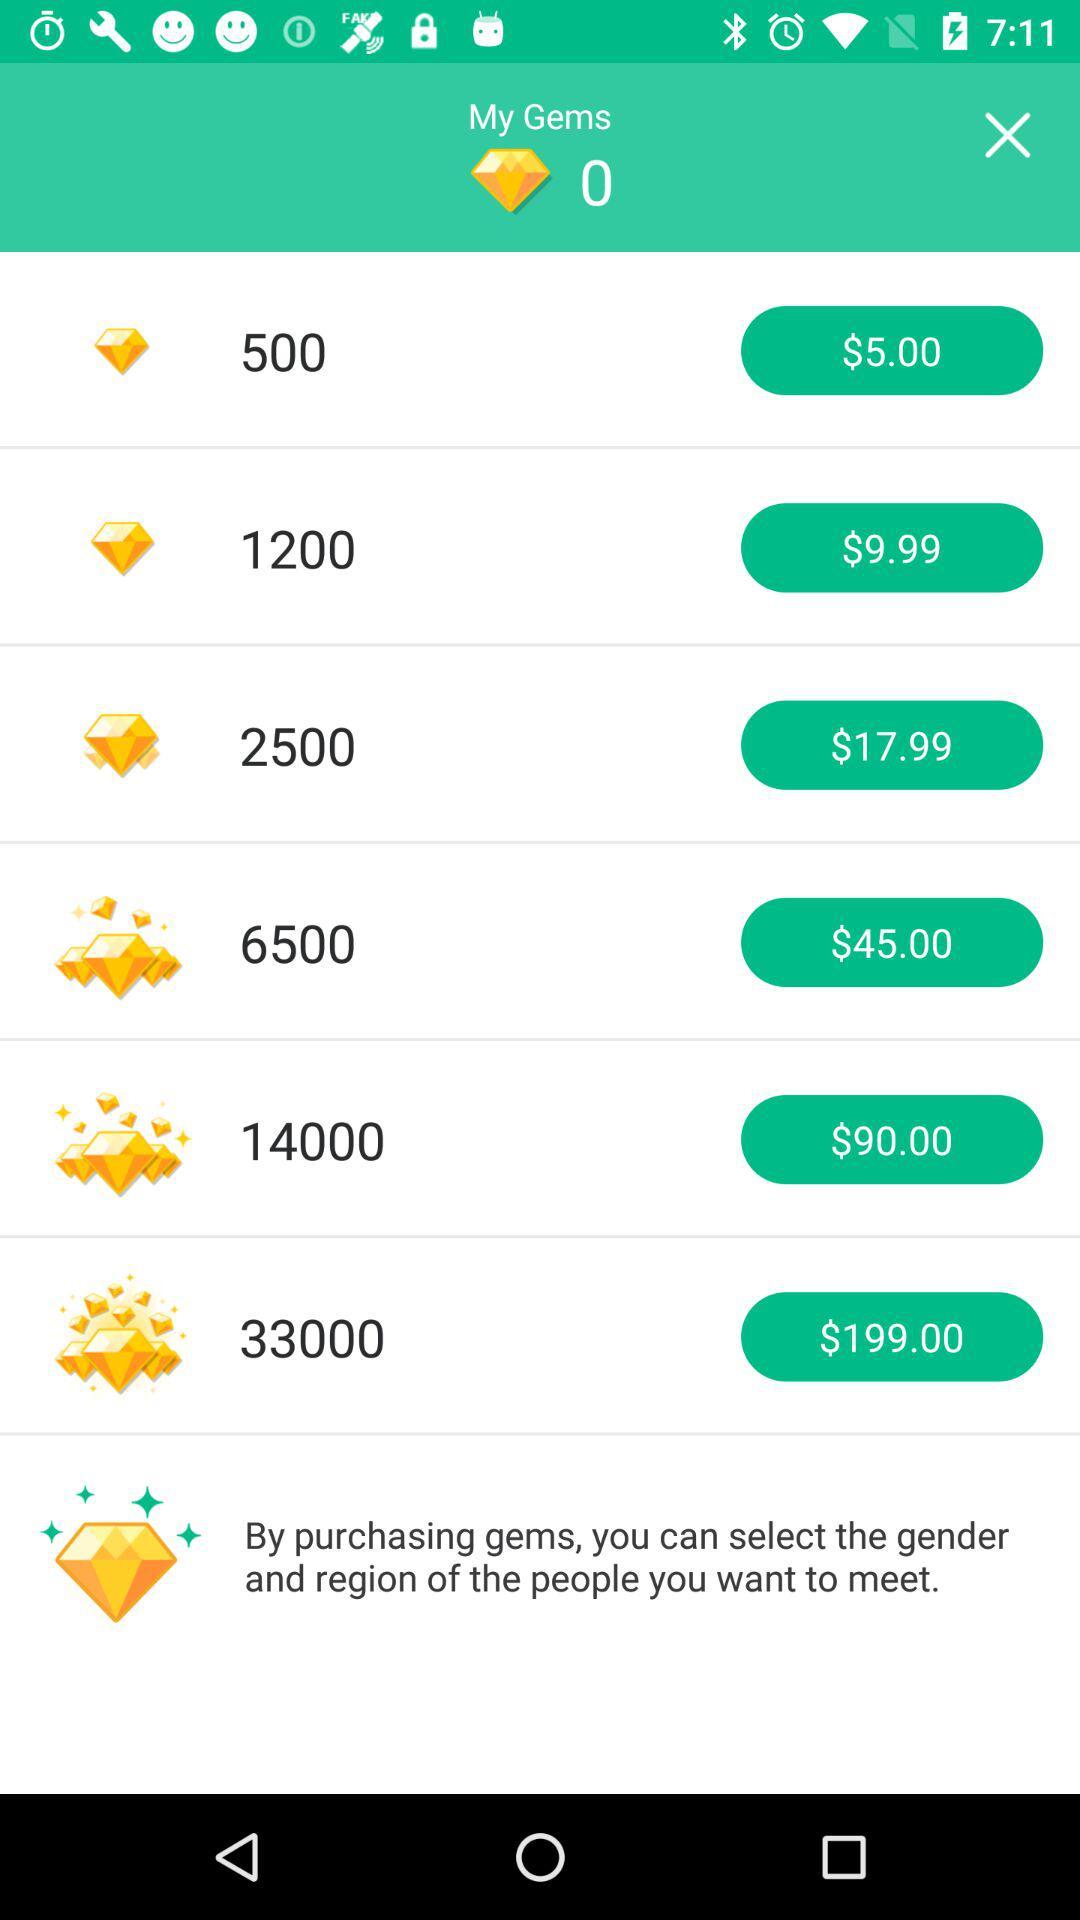 The height and width of the screenshot is (1920, 1080). I want to click on window, so click(1006, 135).